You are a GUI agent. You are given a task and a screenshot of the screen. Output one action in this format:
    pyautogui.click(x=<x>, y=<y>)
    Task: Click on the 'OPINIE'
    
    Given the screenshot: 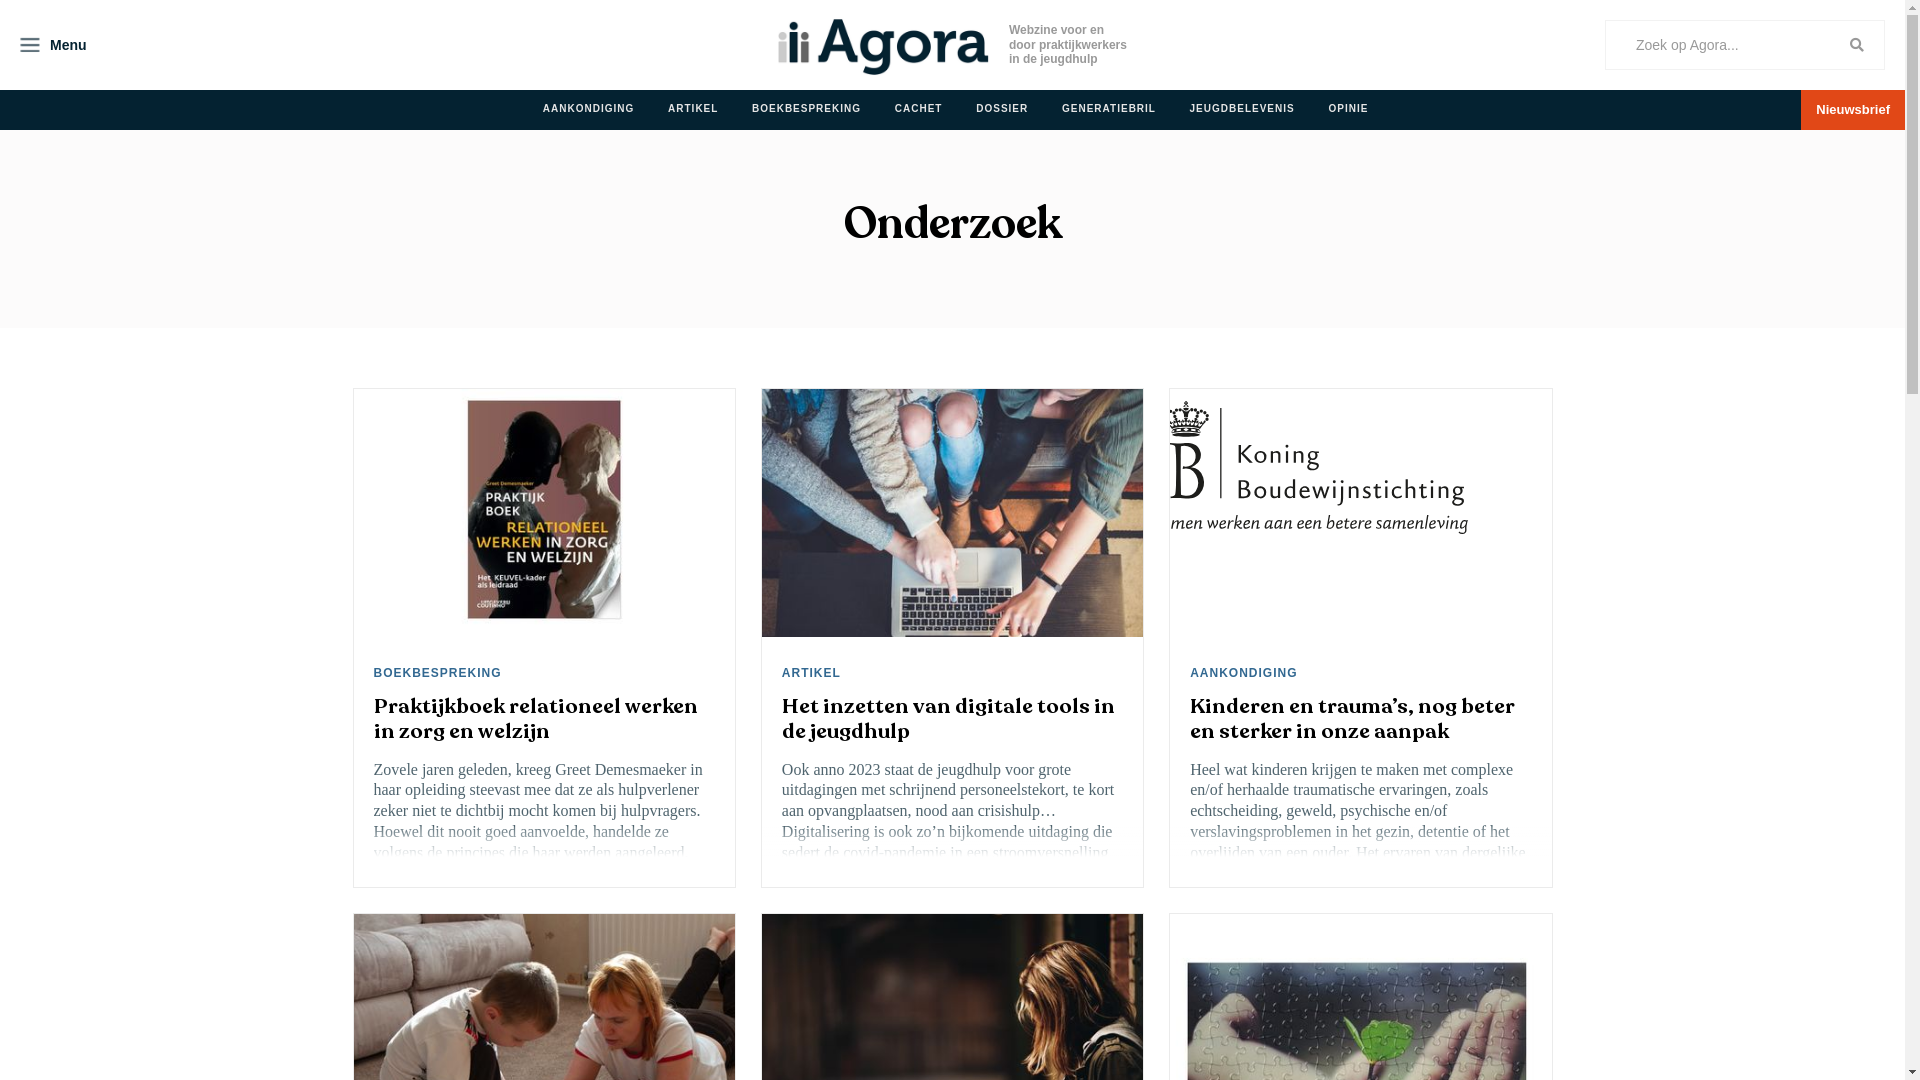 What is the action you would take?
    pyautogui.click(x=1313, y=110)
    